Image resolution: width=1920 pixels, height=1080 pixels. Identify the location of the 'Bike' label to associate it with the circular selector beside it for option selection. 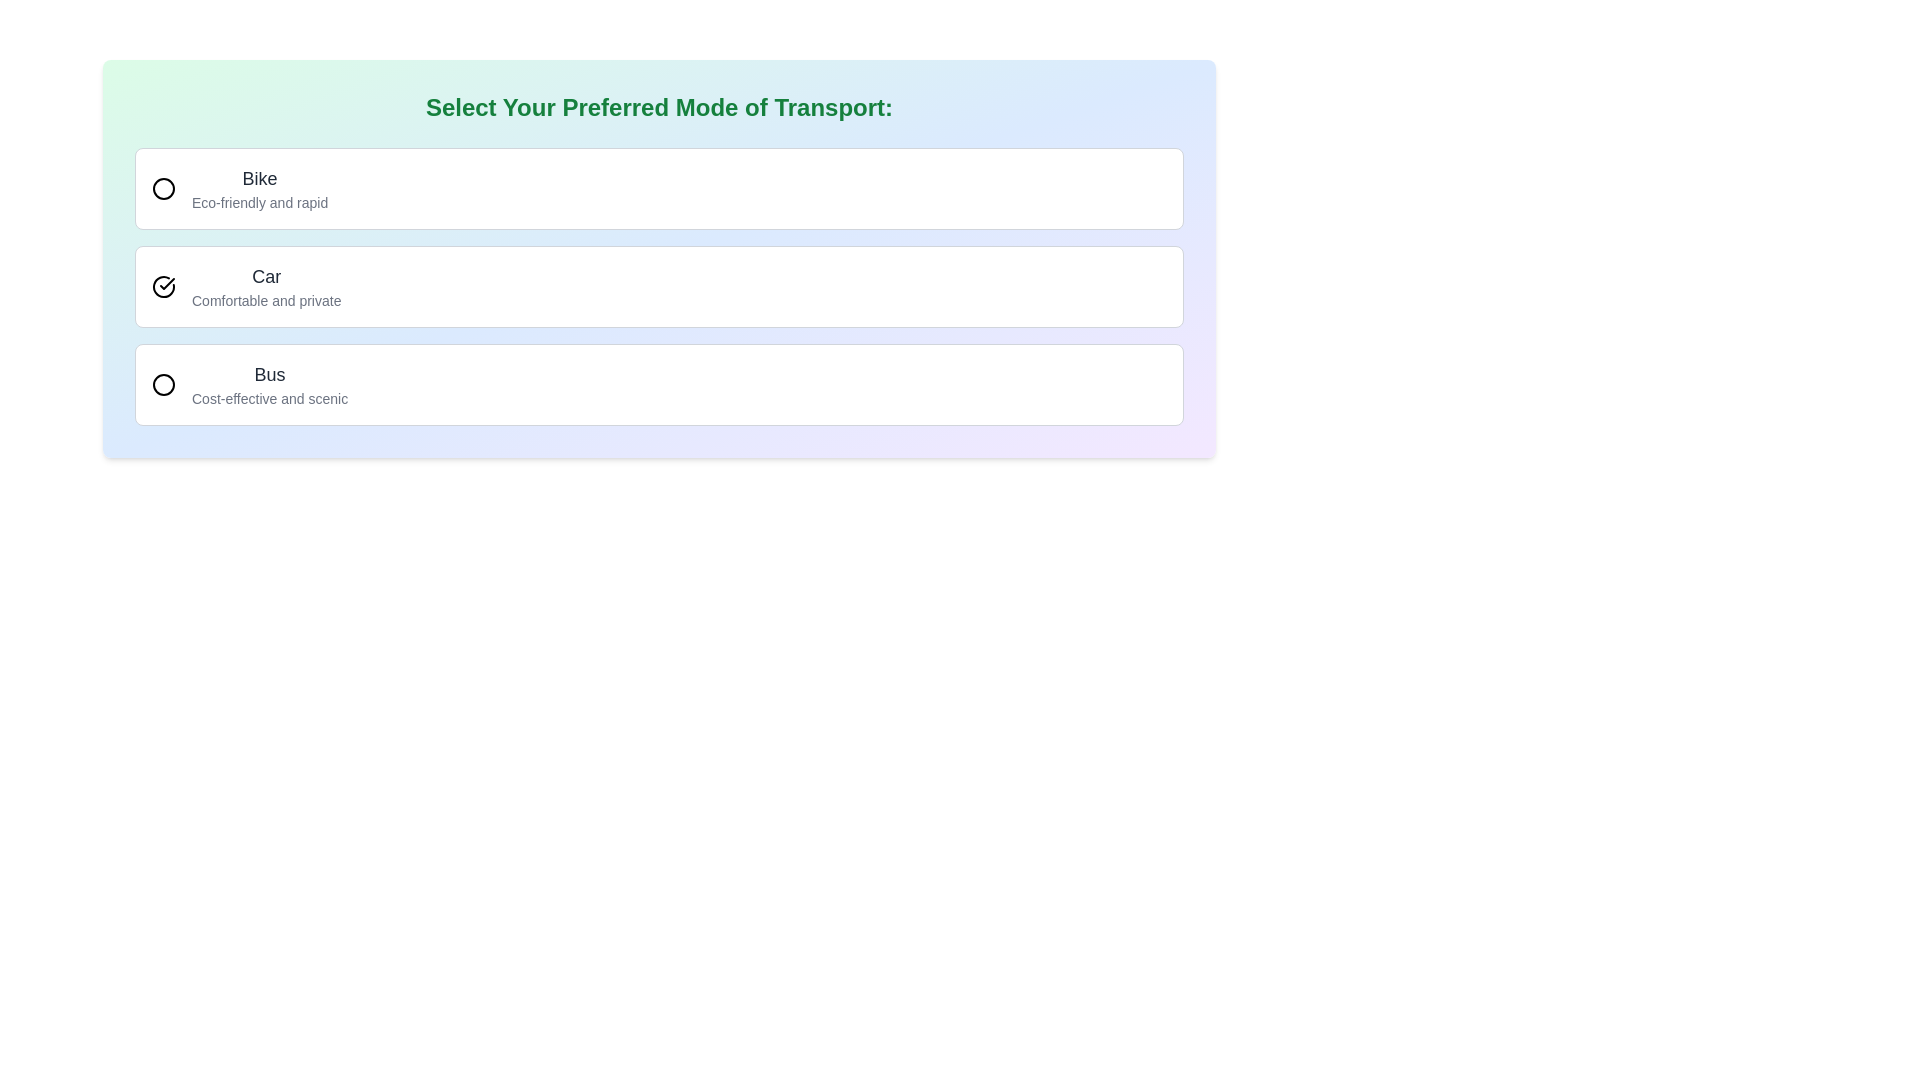
(259, 189).